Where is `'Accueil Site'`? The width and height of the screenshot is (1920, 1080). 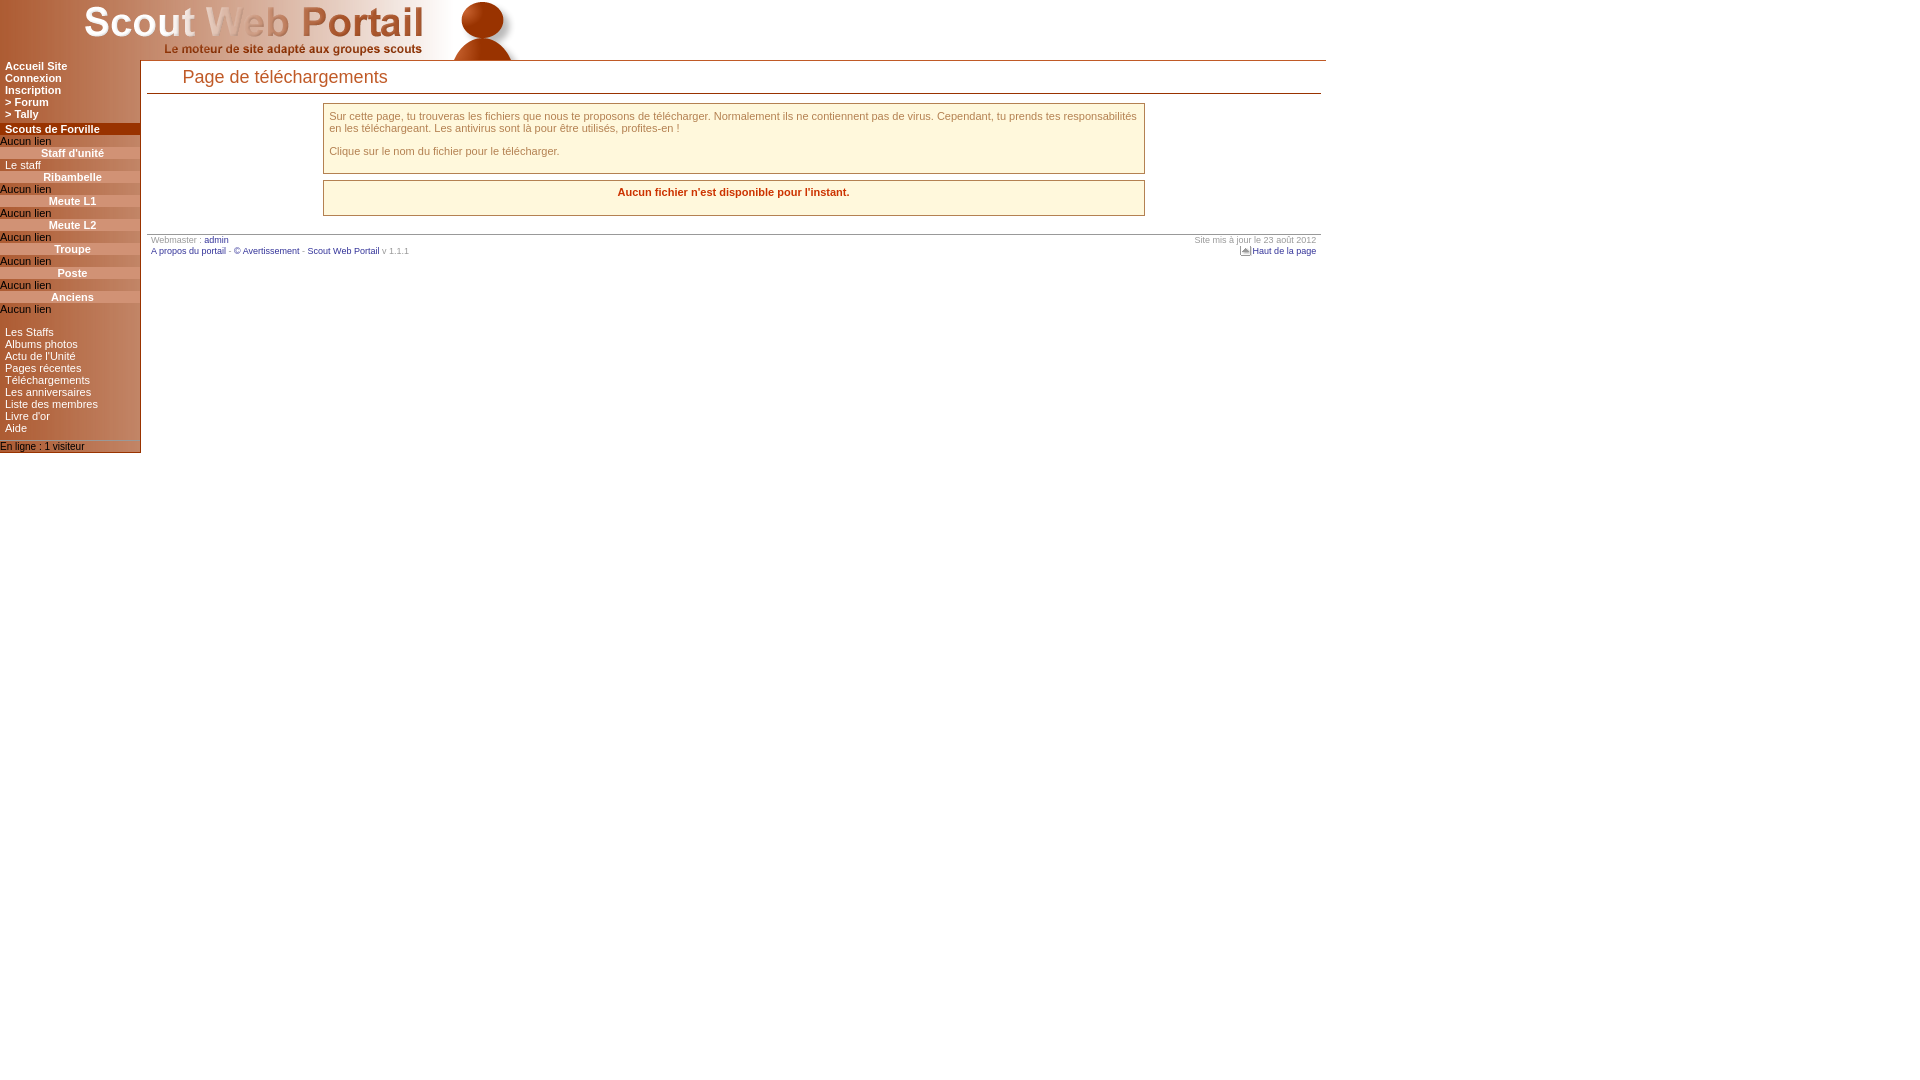 'Accueil Site' is located at coordinates (70, 64).